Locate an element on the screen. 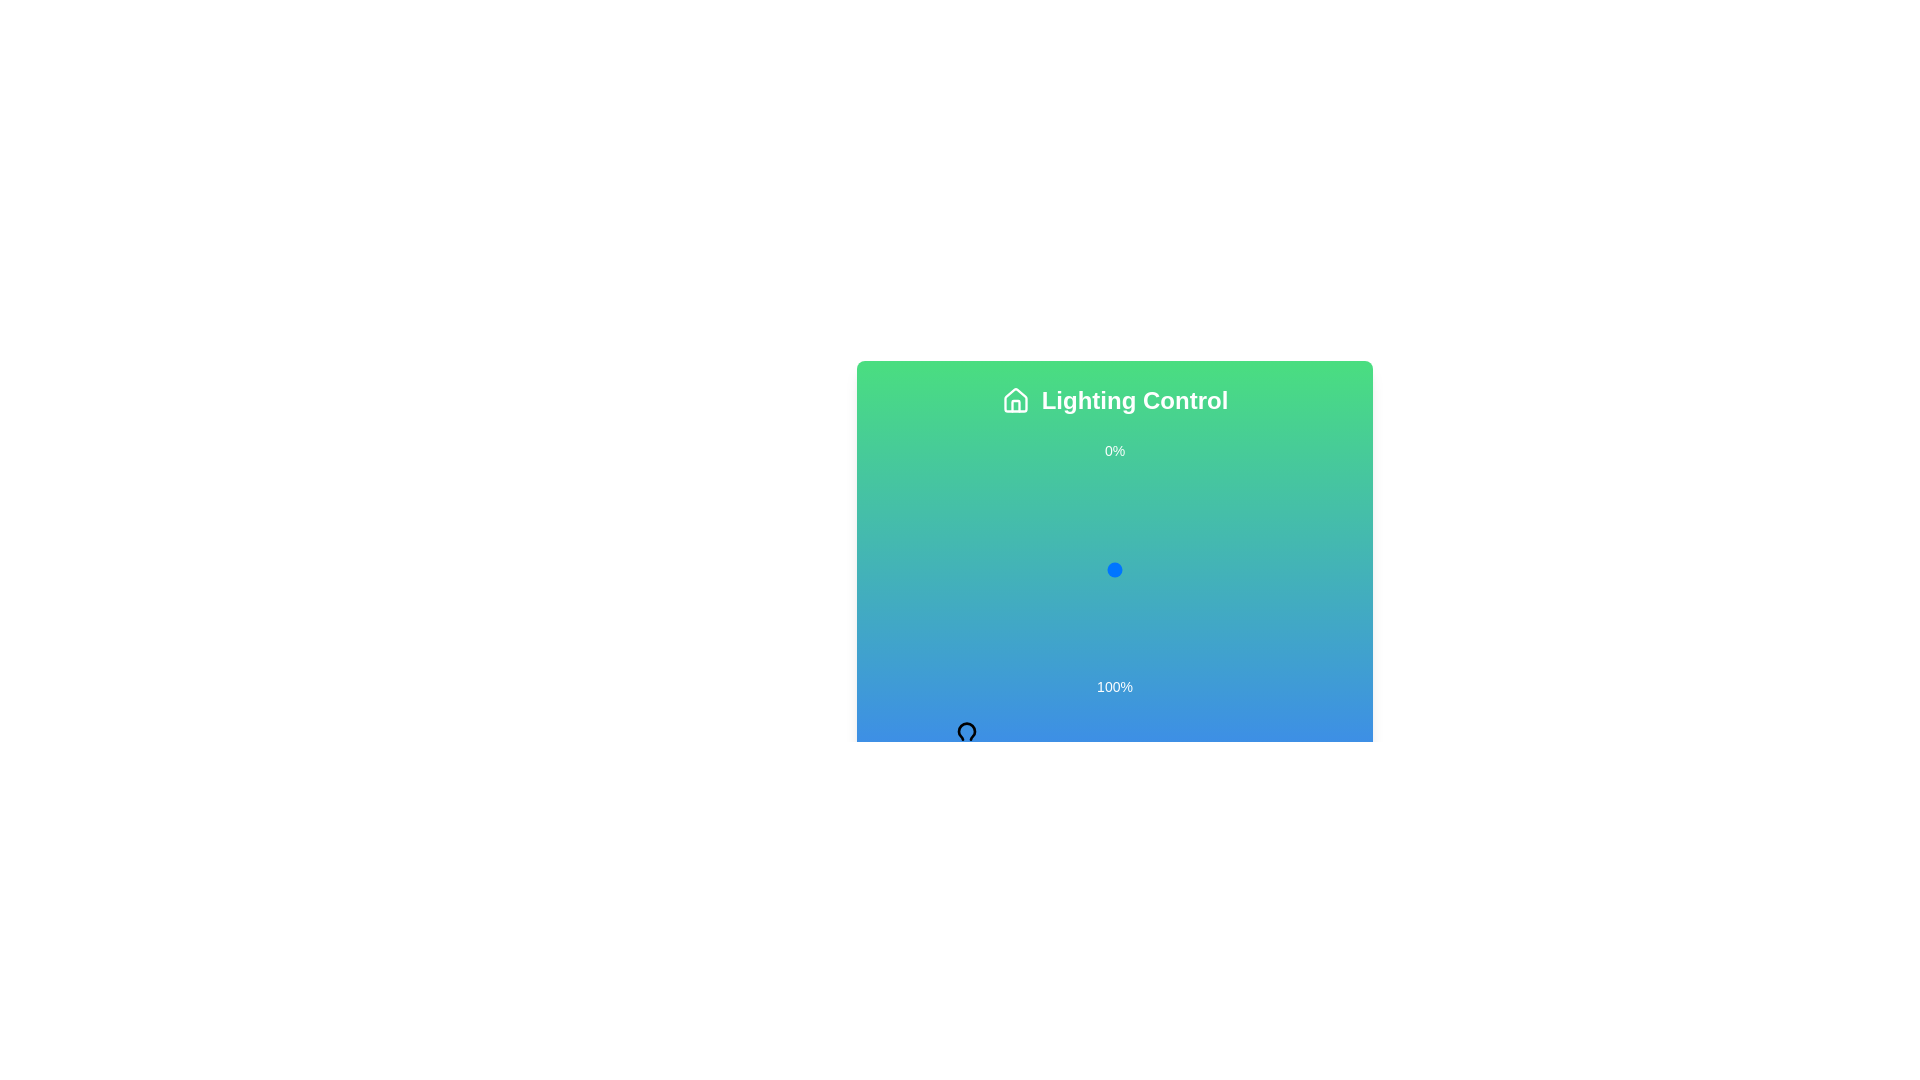  the lighting level percentage is located at coordinates (1103, 569).